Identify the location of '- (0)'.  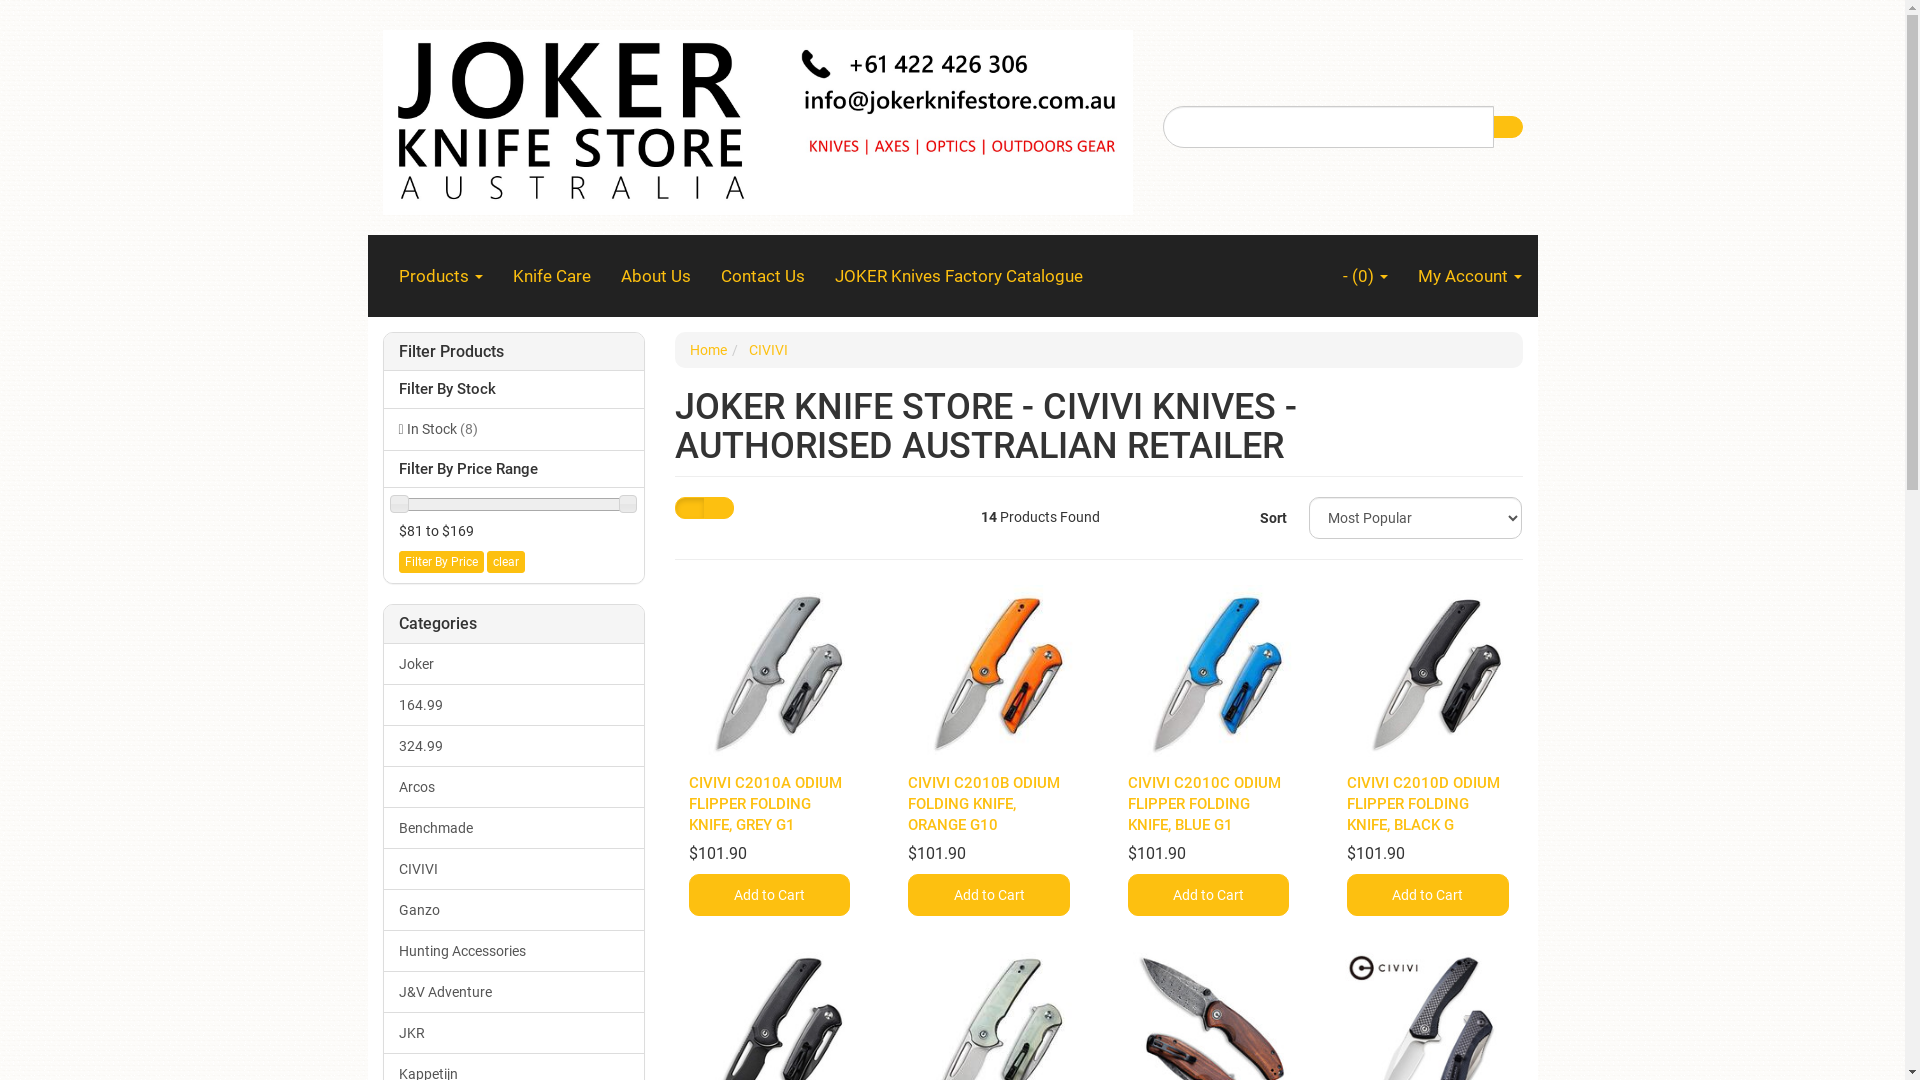
(1364, 276).